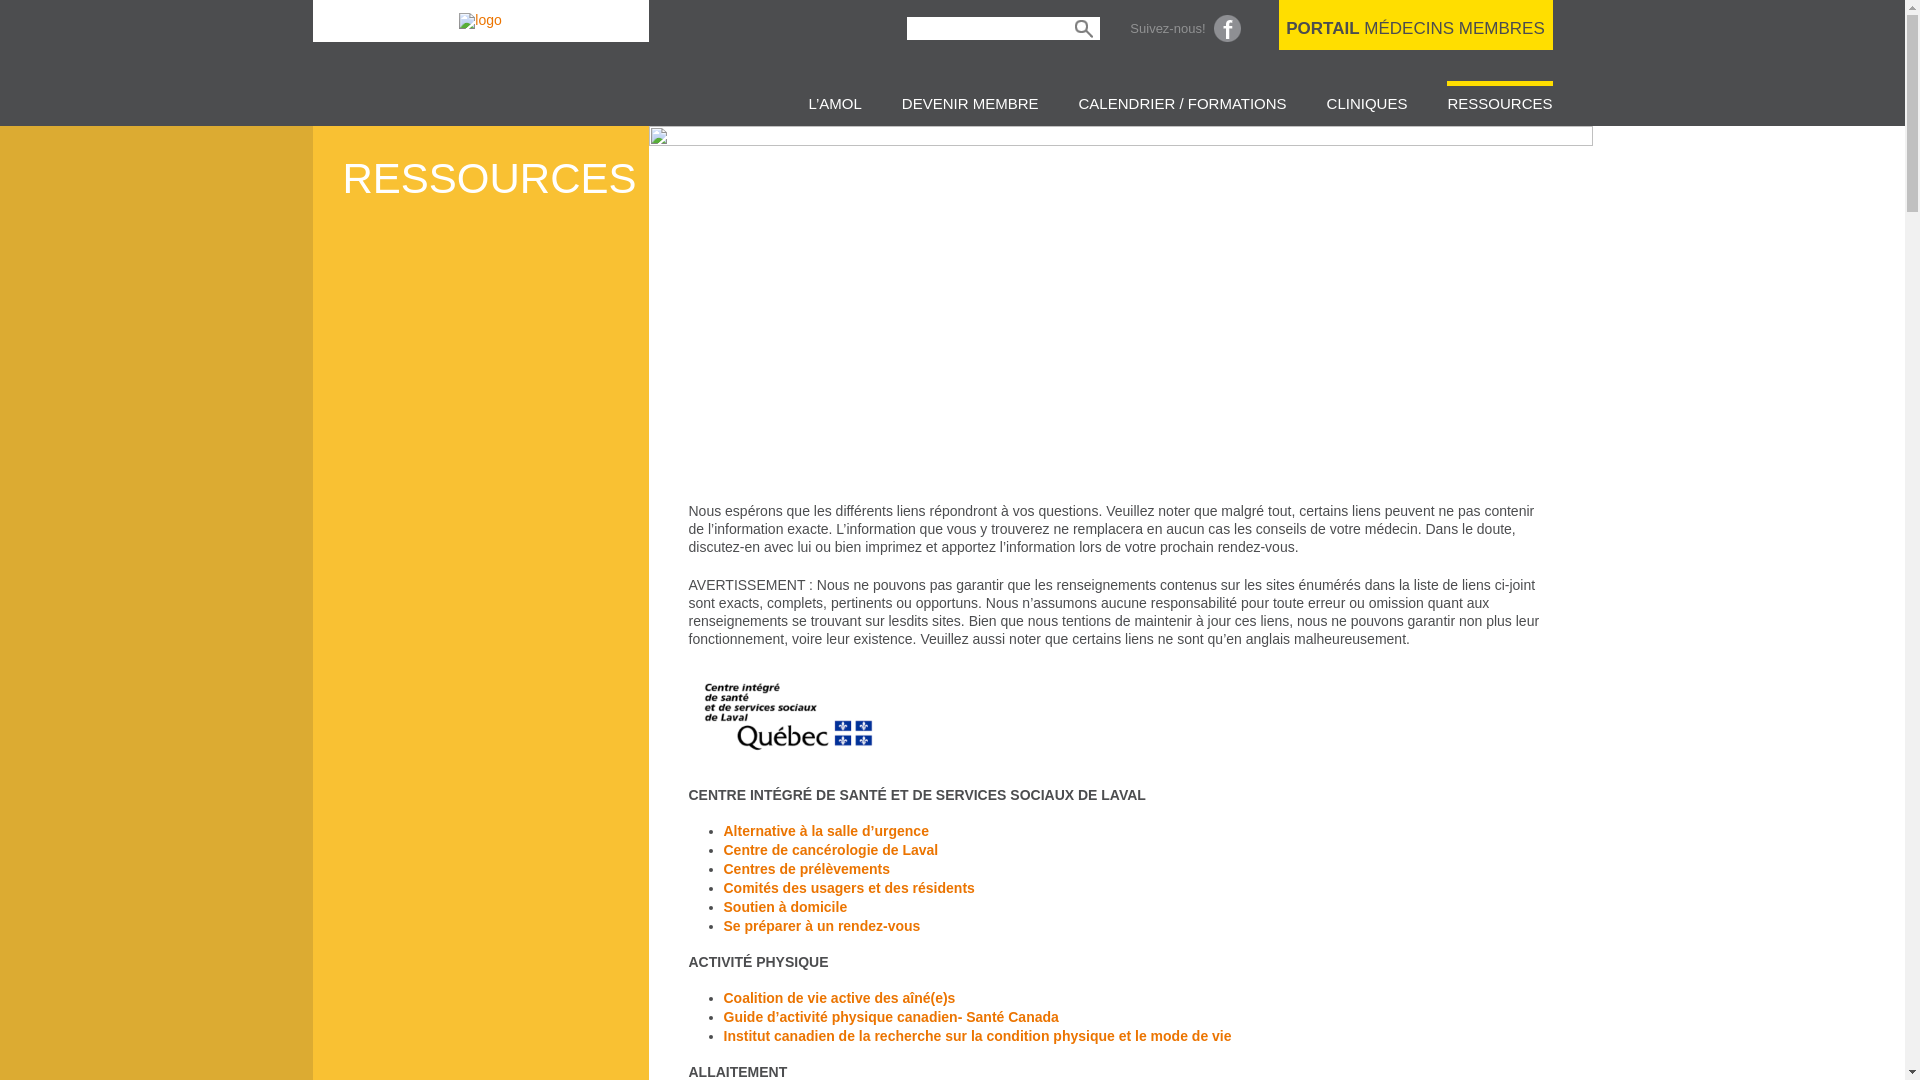 The image size is (1920, 1080). What do you see at coordinates (1446, 100) in the screenshot?
I see `'RESSOURCES'` at bounding box center [1446, 100].